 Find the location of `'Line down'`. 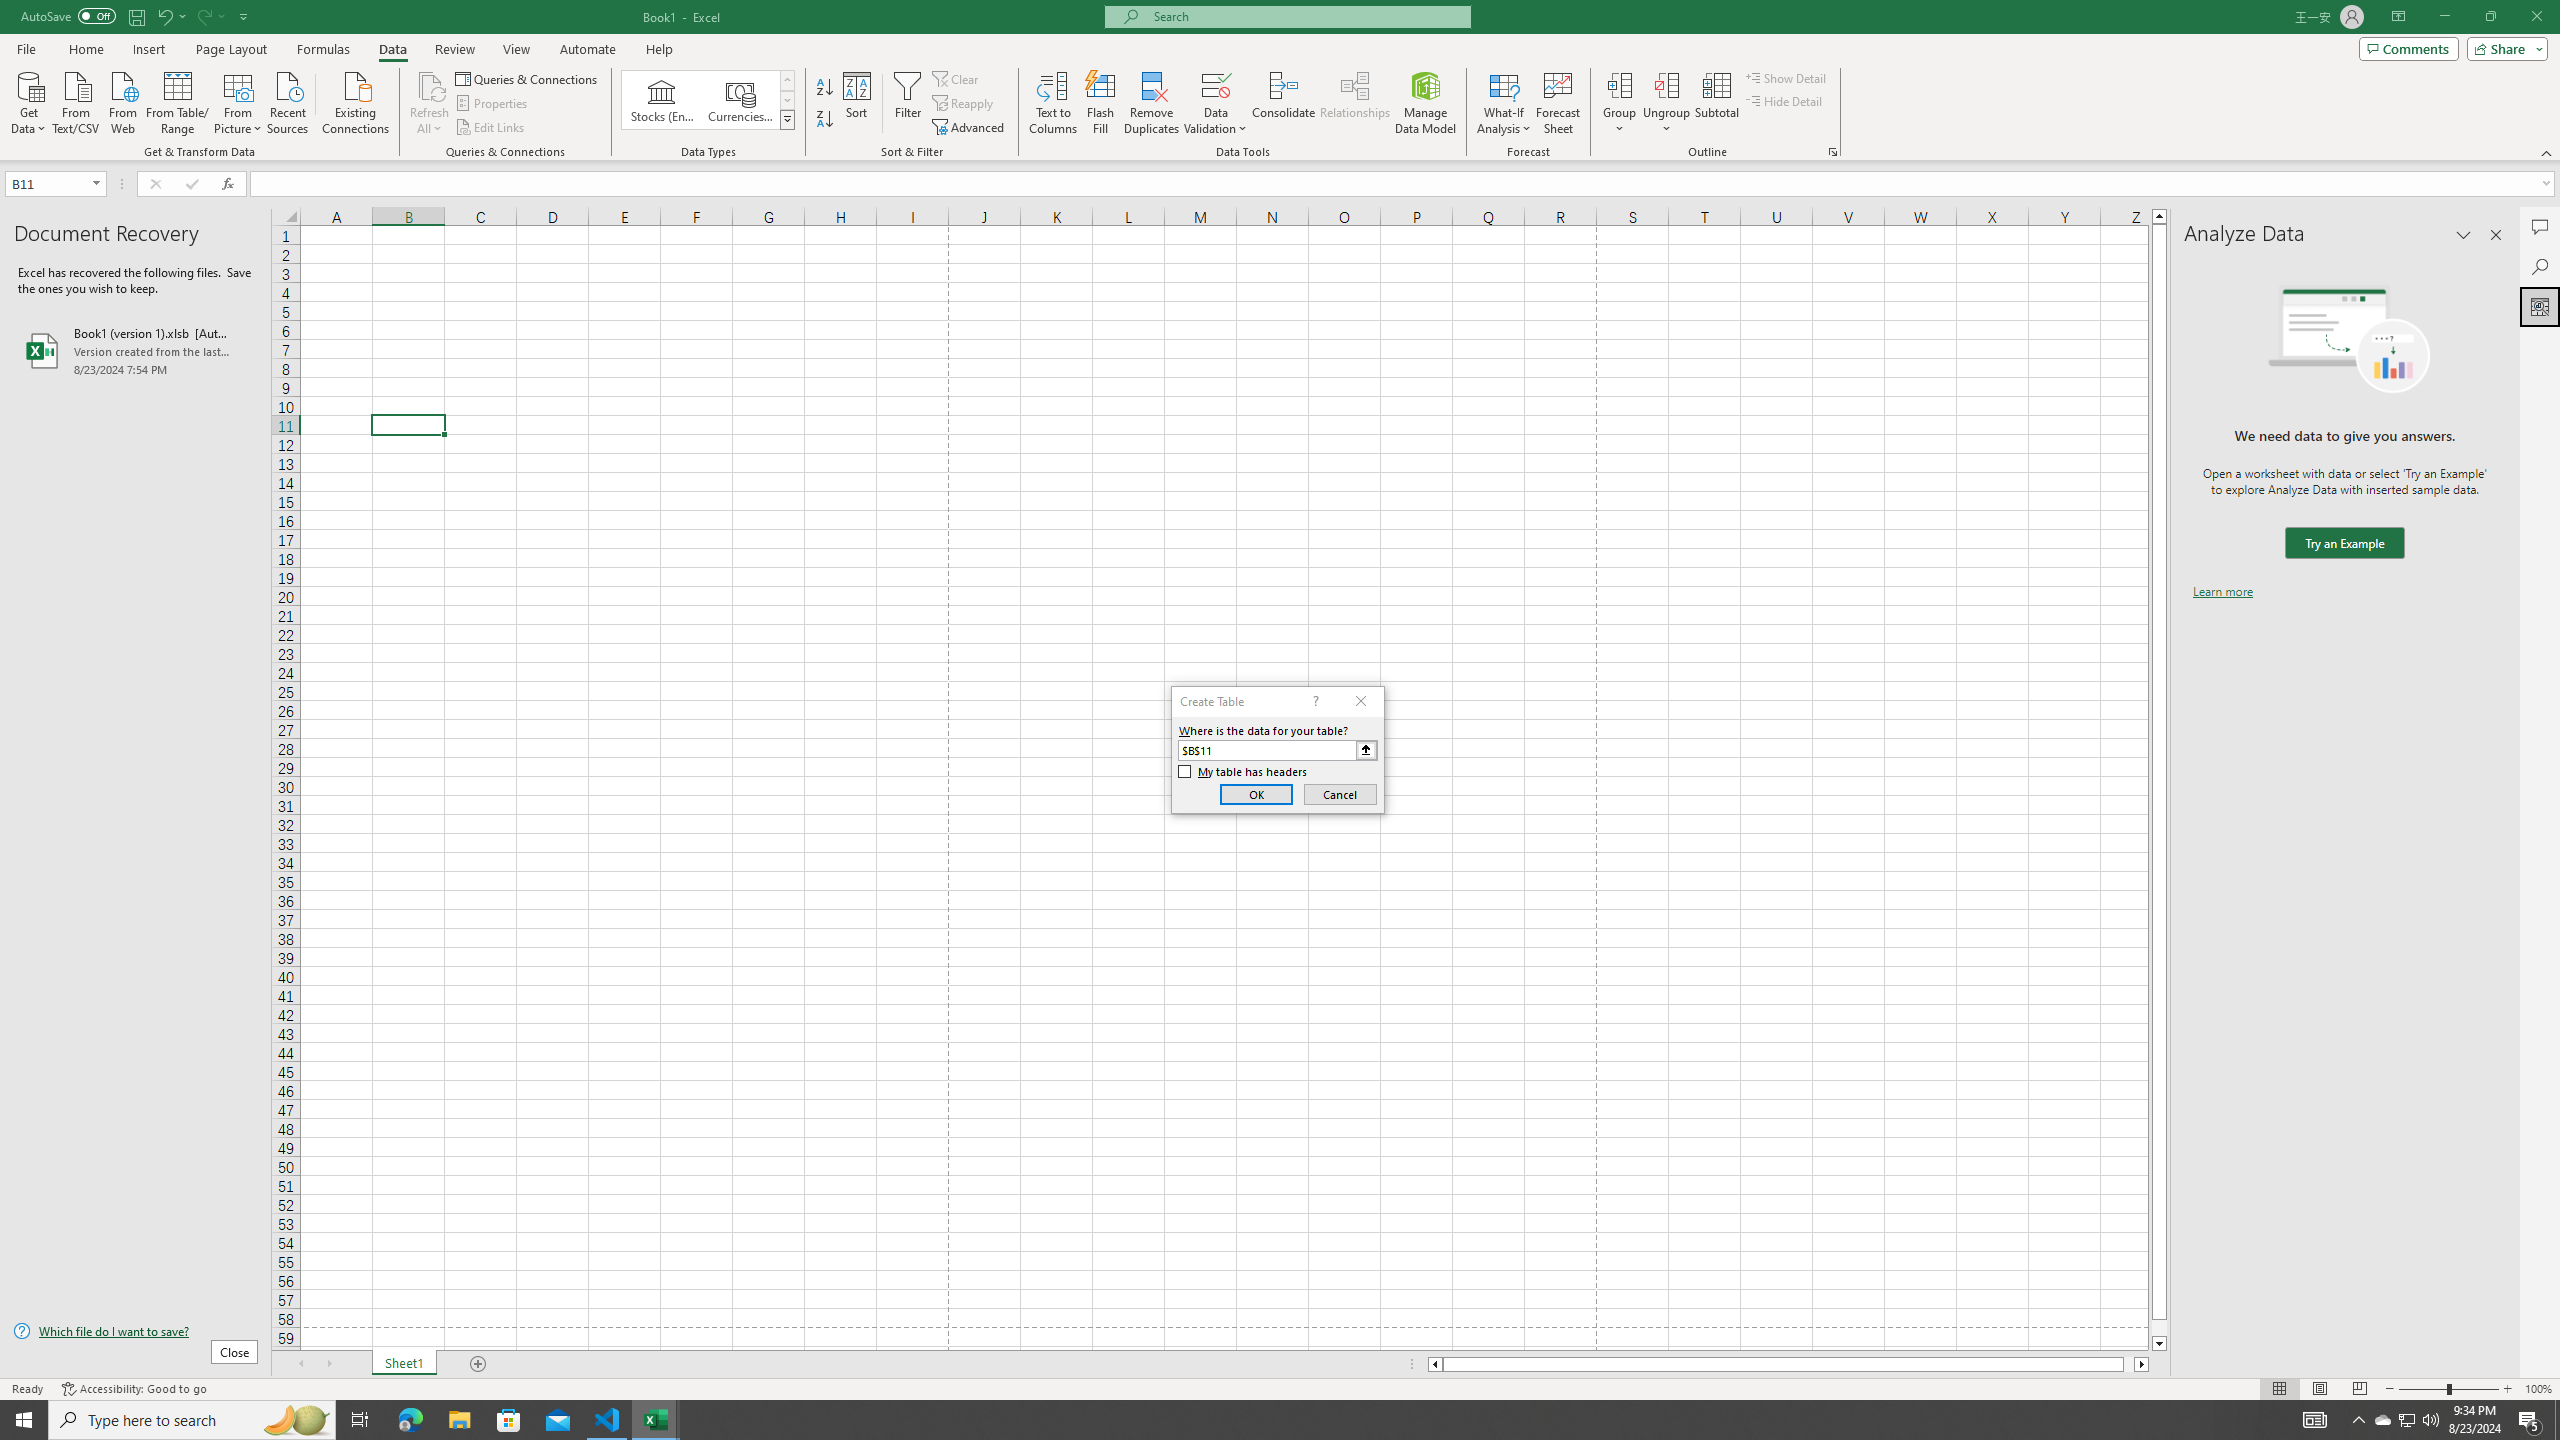

'Line down' is located at coordinates (2159, 1344).